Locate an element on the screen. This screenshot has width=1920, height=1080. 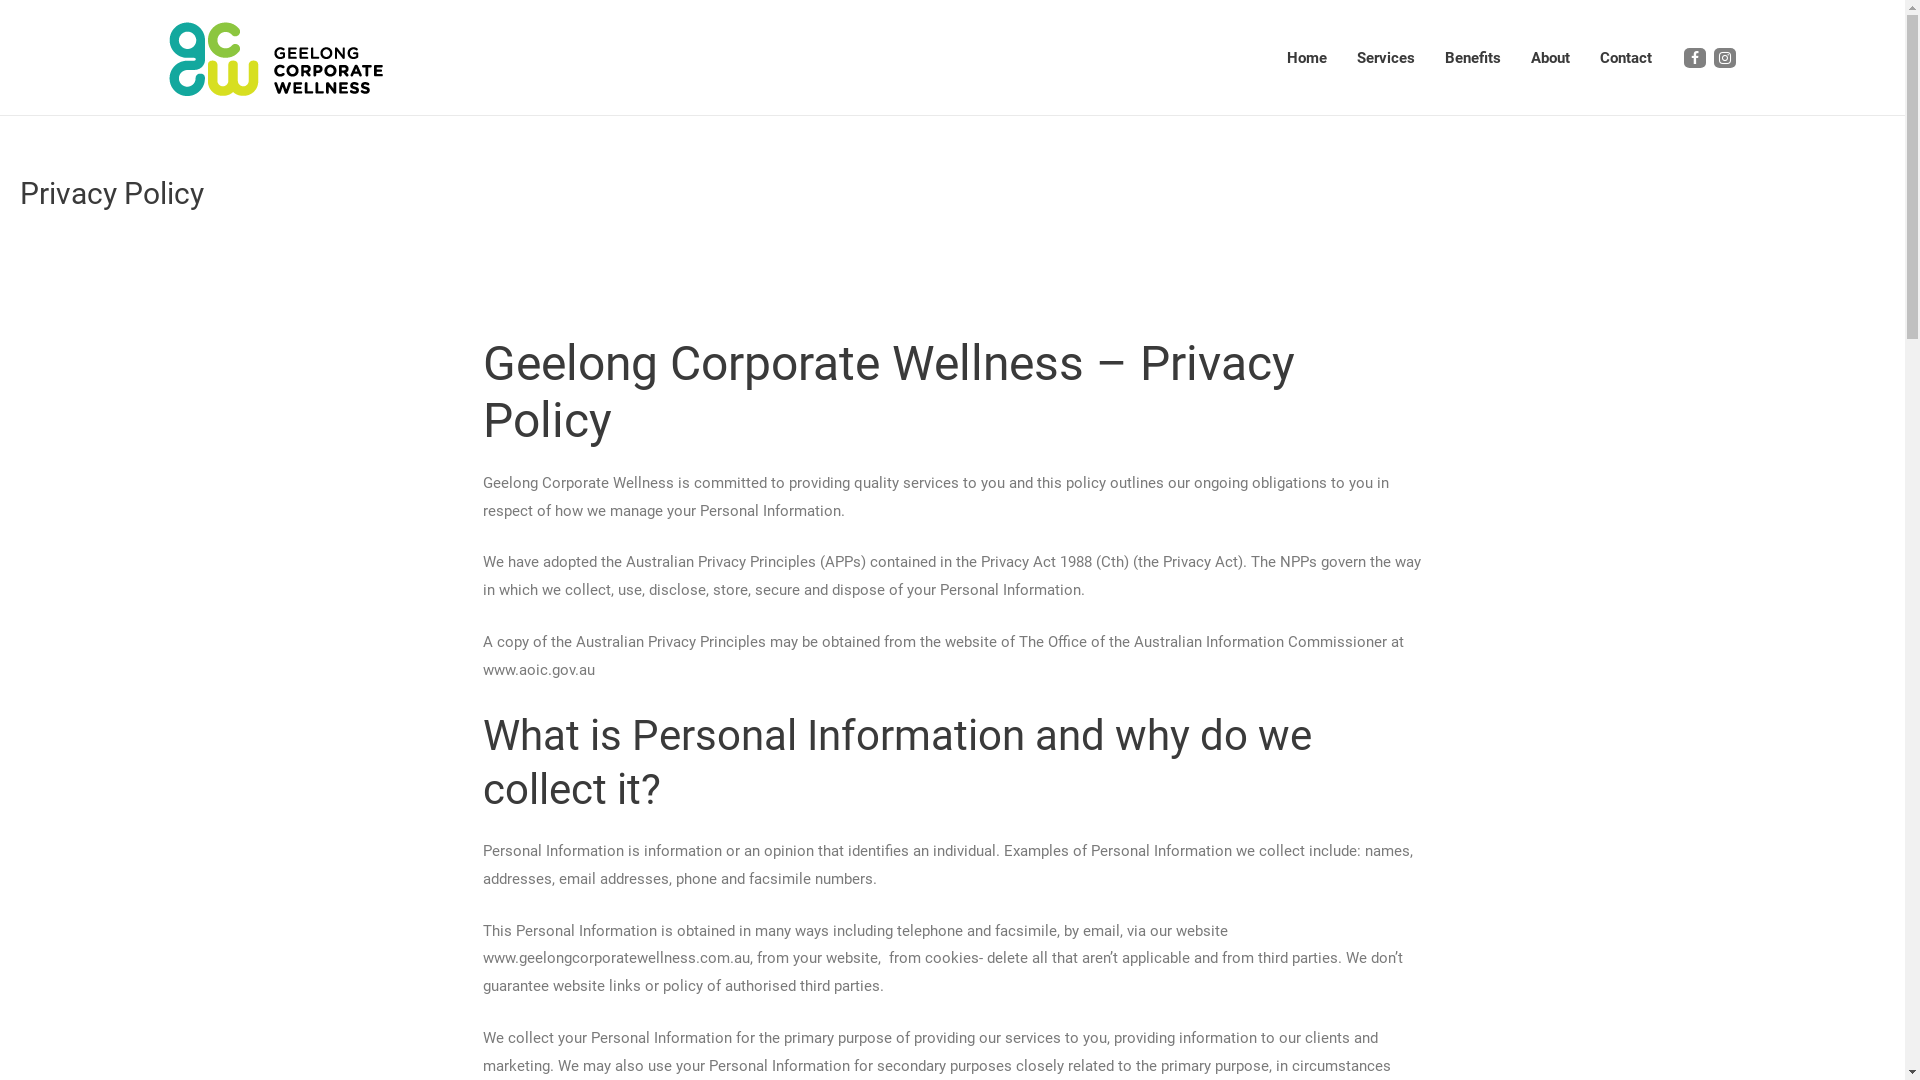
'Benefits' is located at coordinates (1473, 56).